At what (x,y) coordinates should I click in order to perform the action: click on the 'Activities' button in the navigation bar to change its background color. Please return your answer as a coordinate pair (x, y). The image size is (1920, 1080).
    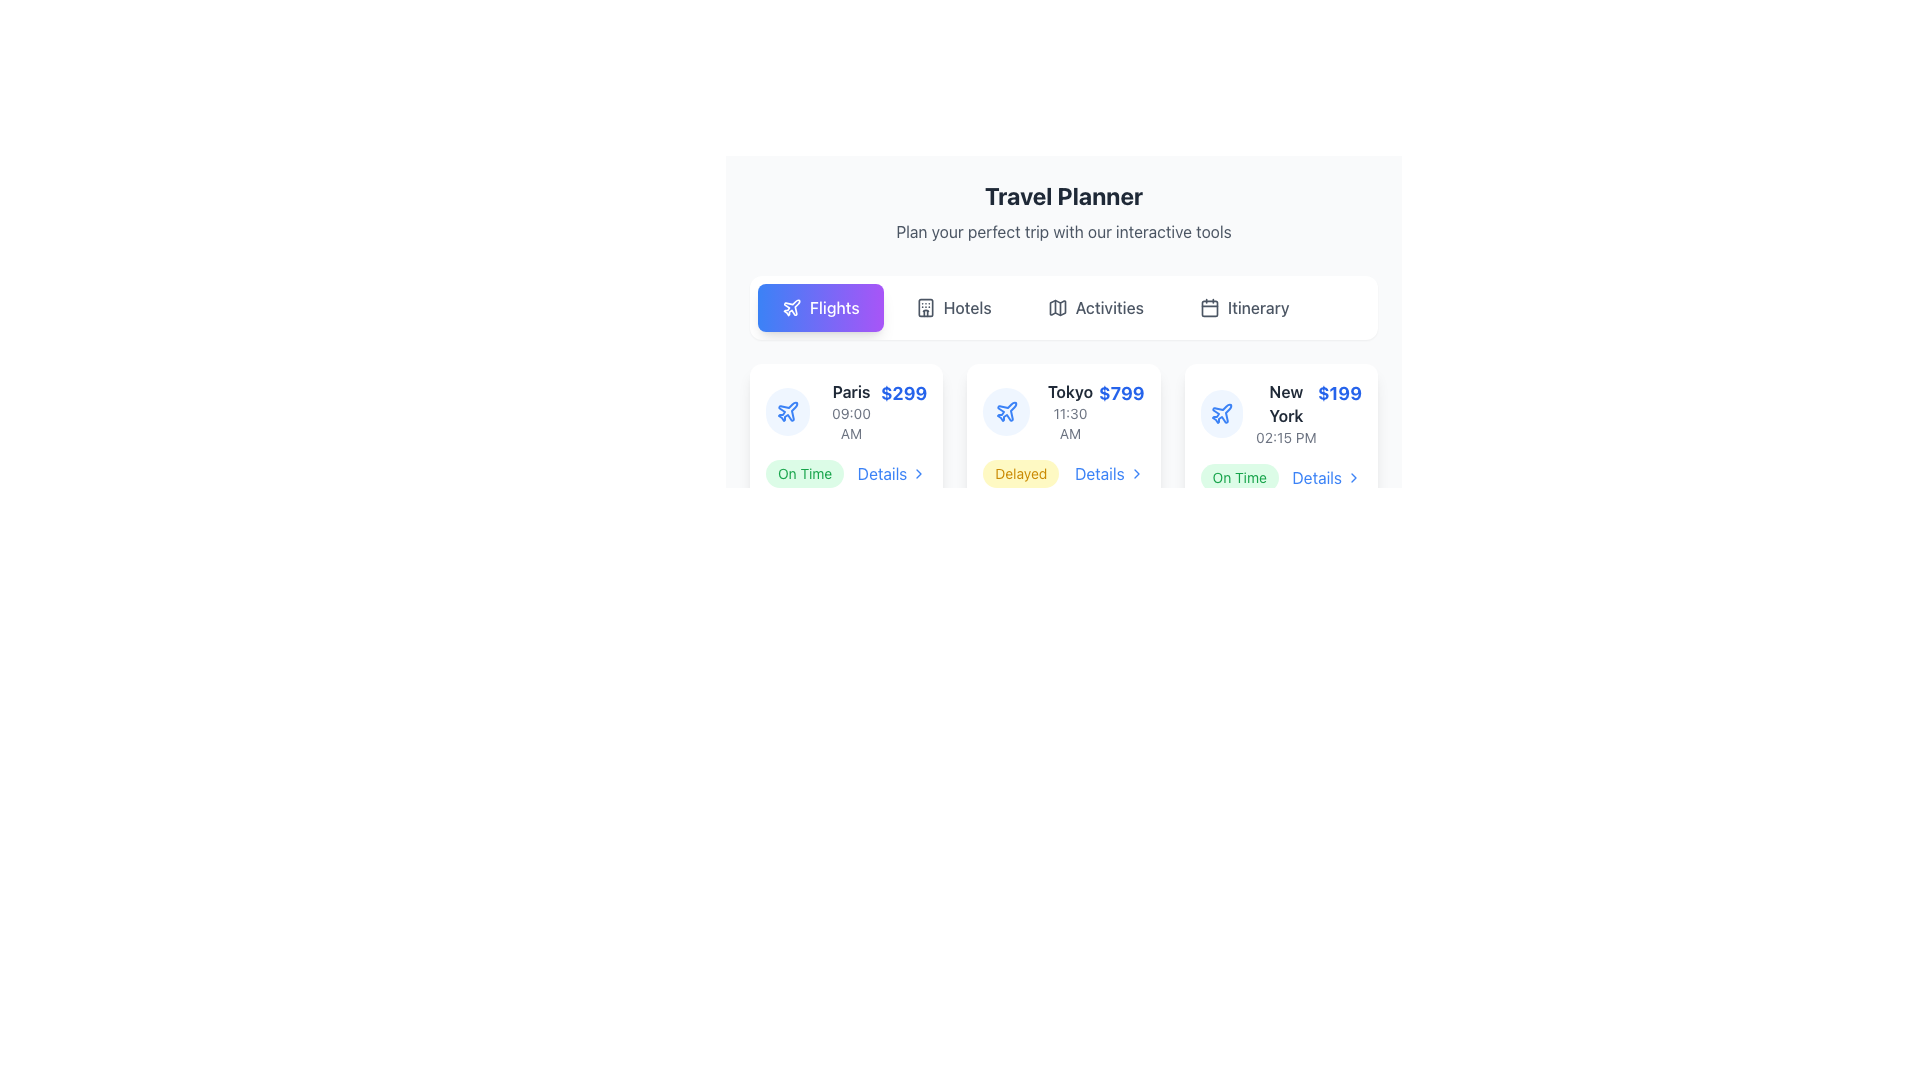
    Looking at the image, I should click on (1094, 308).